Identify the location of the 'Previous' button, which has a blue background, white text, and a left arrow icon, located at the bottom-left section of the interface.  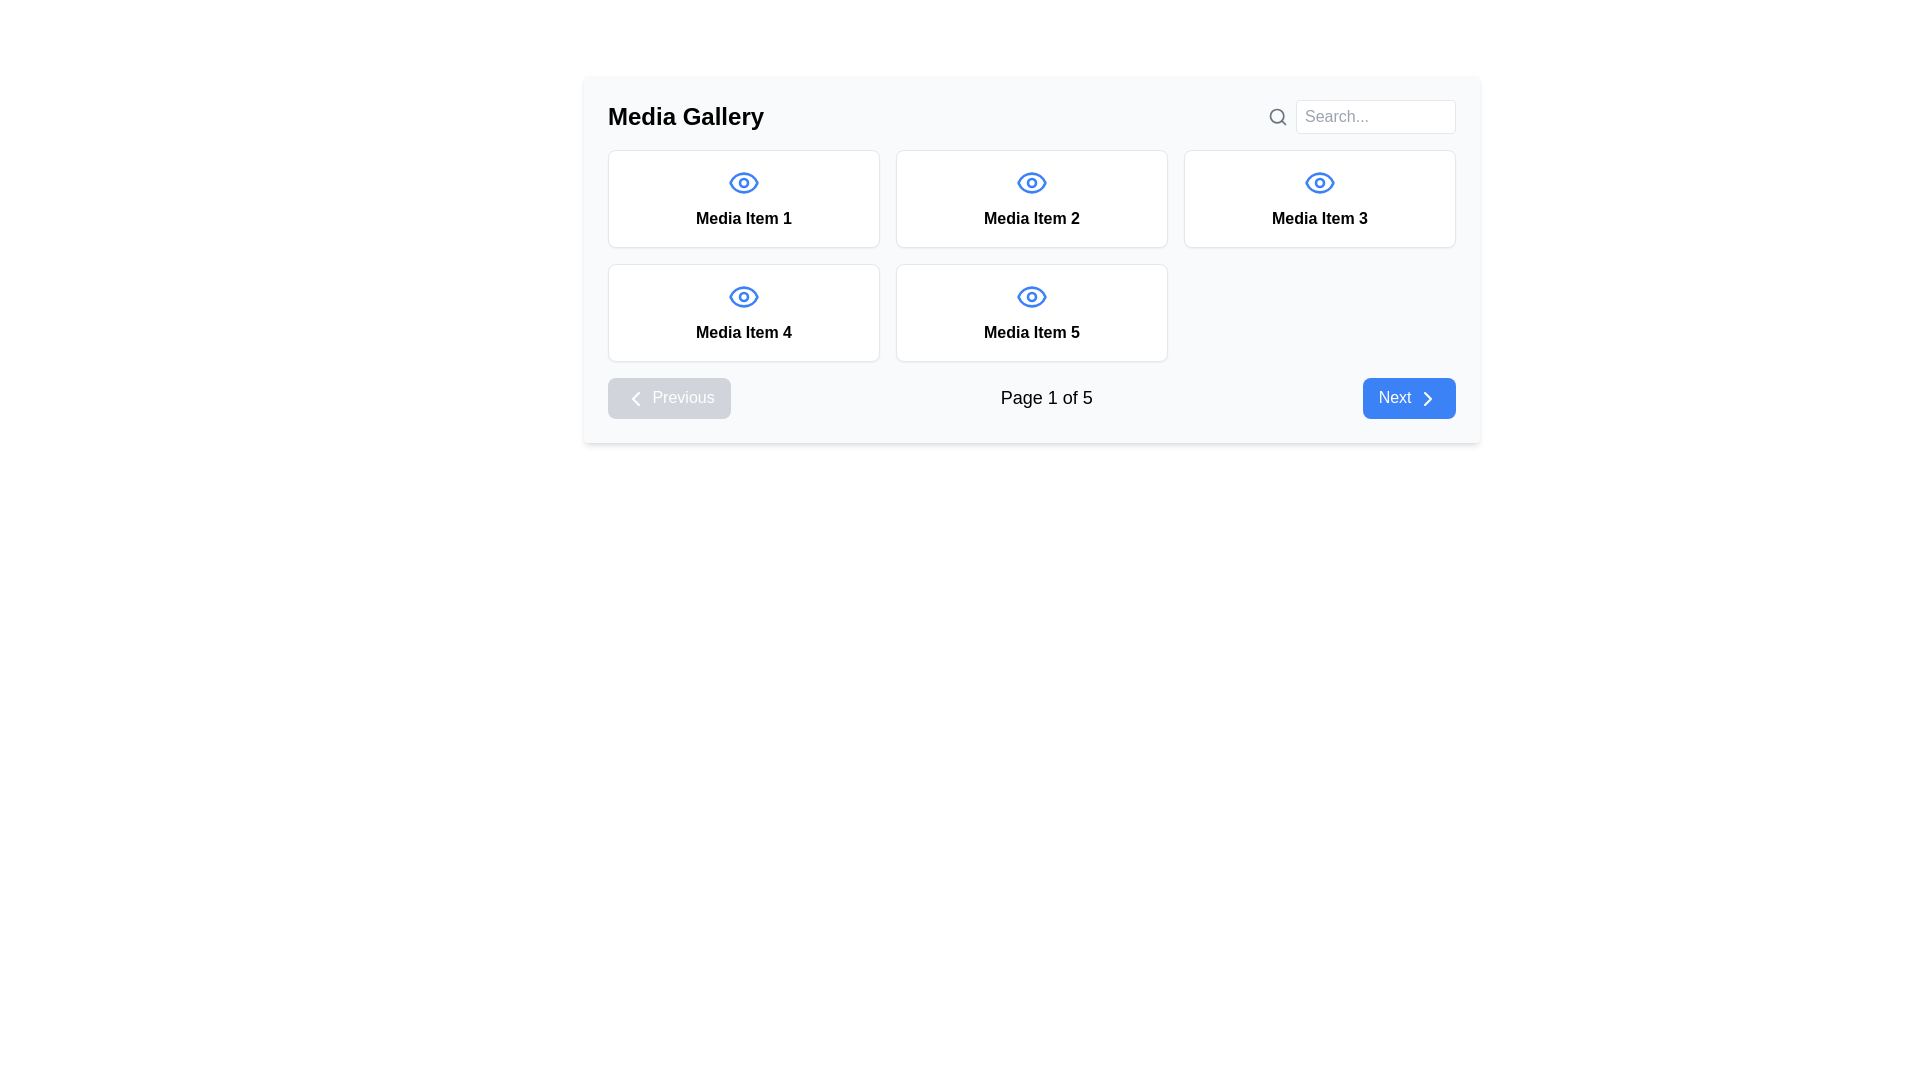
(669, 398).